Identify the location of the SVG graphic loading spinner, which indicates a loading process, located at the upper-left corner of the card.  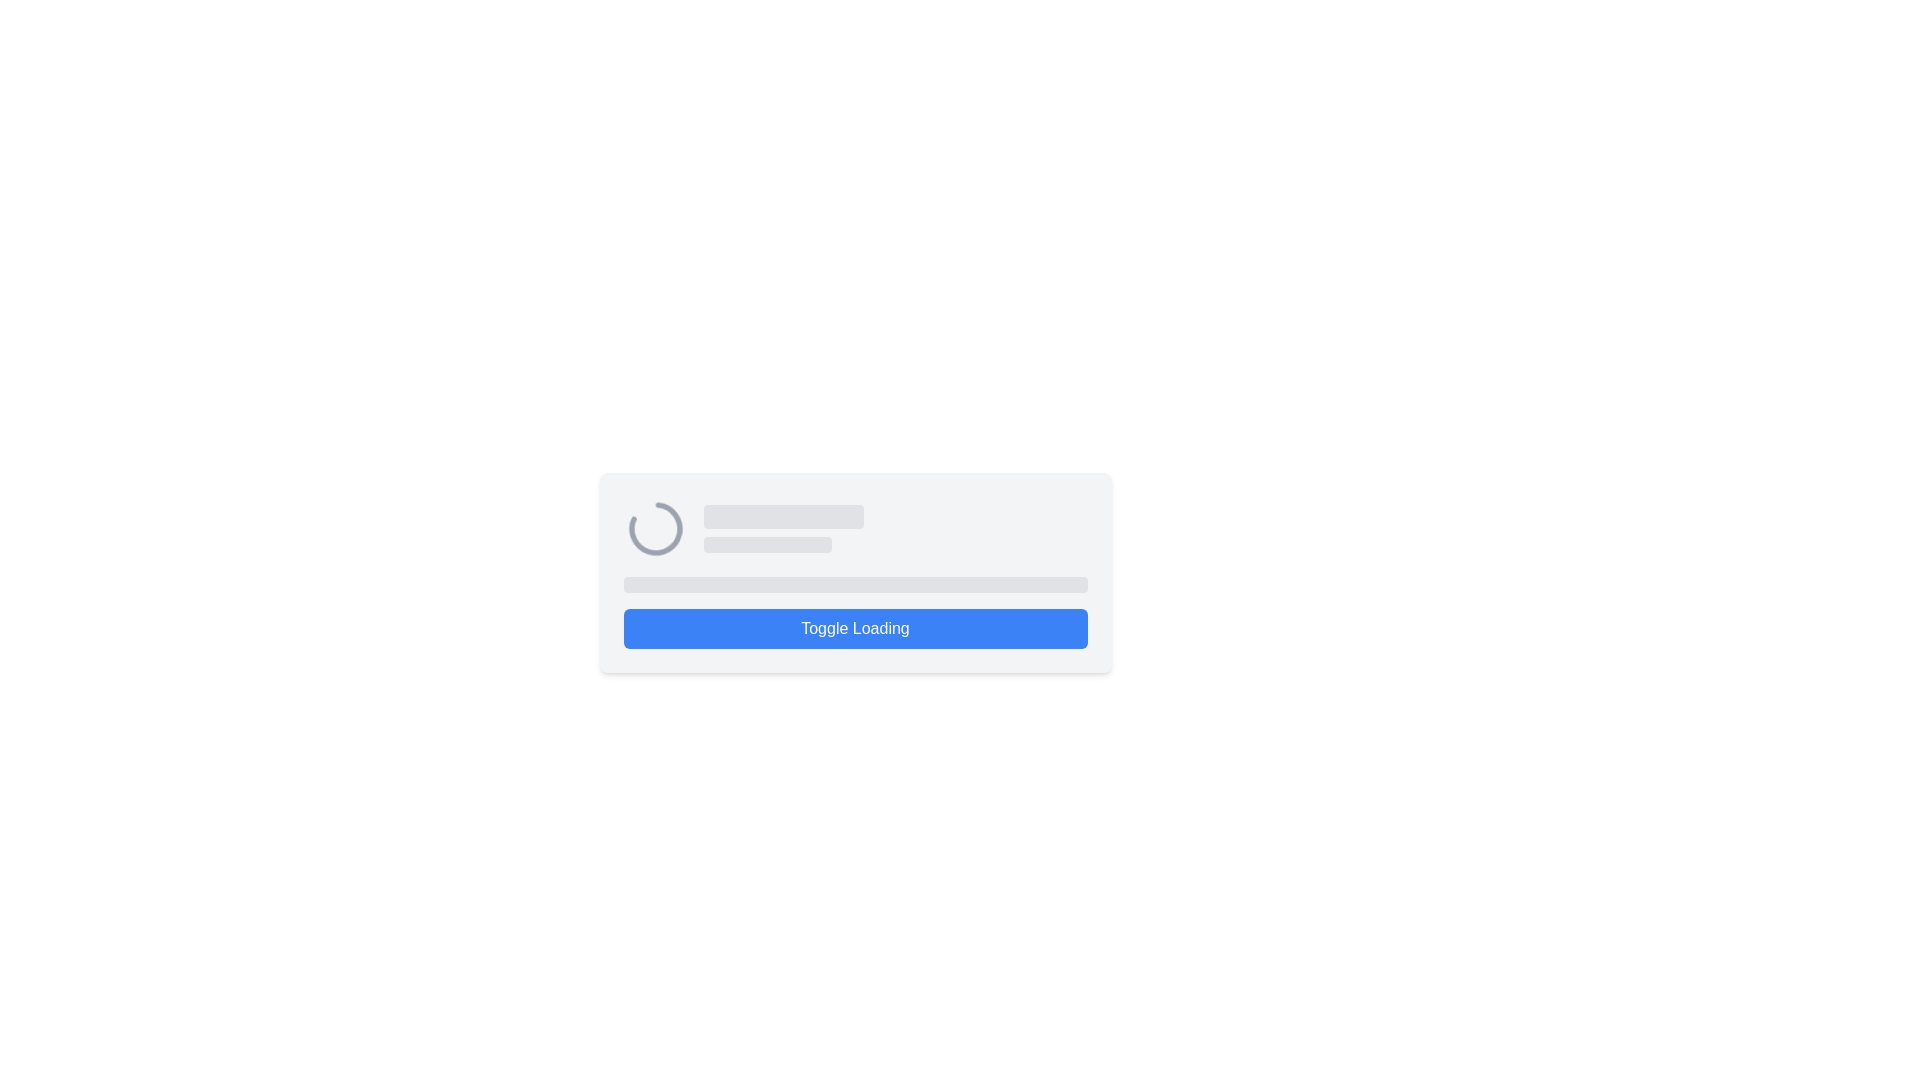
(655, 527).